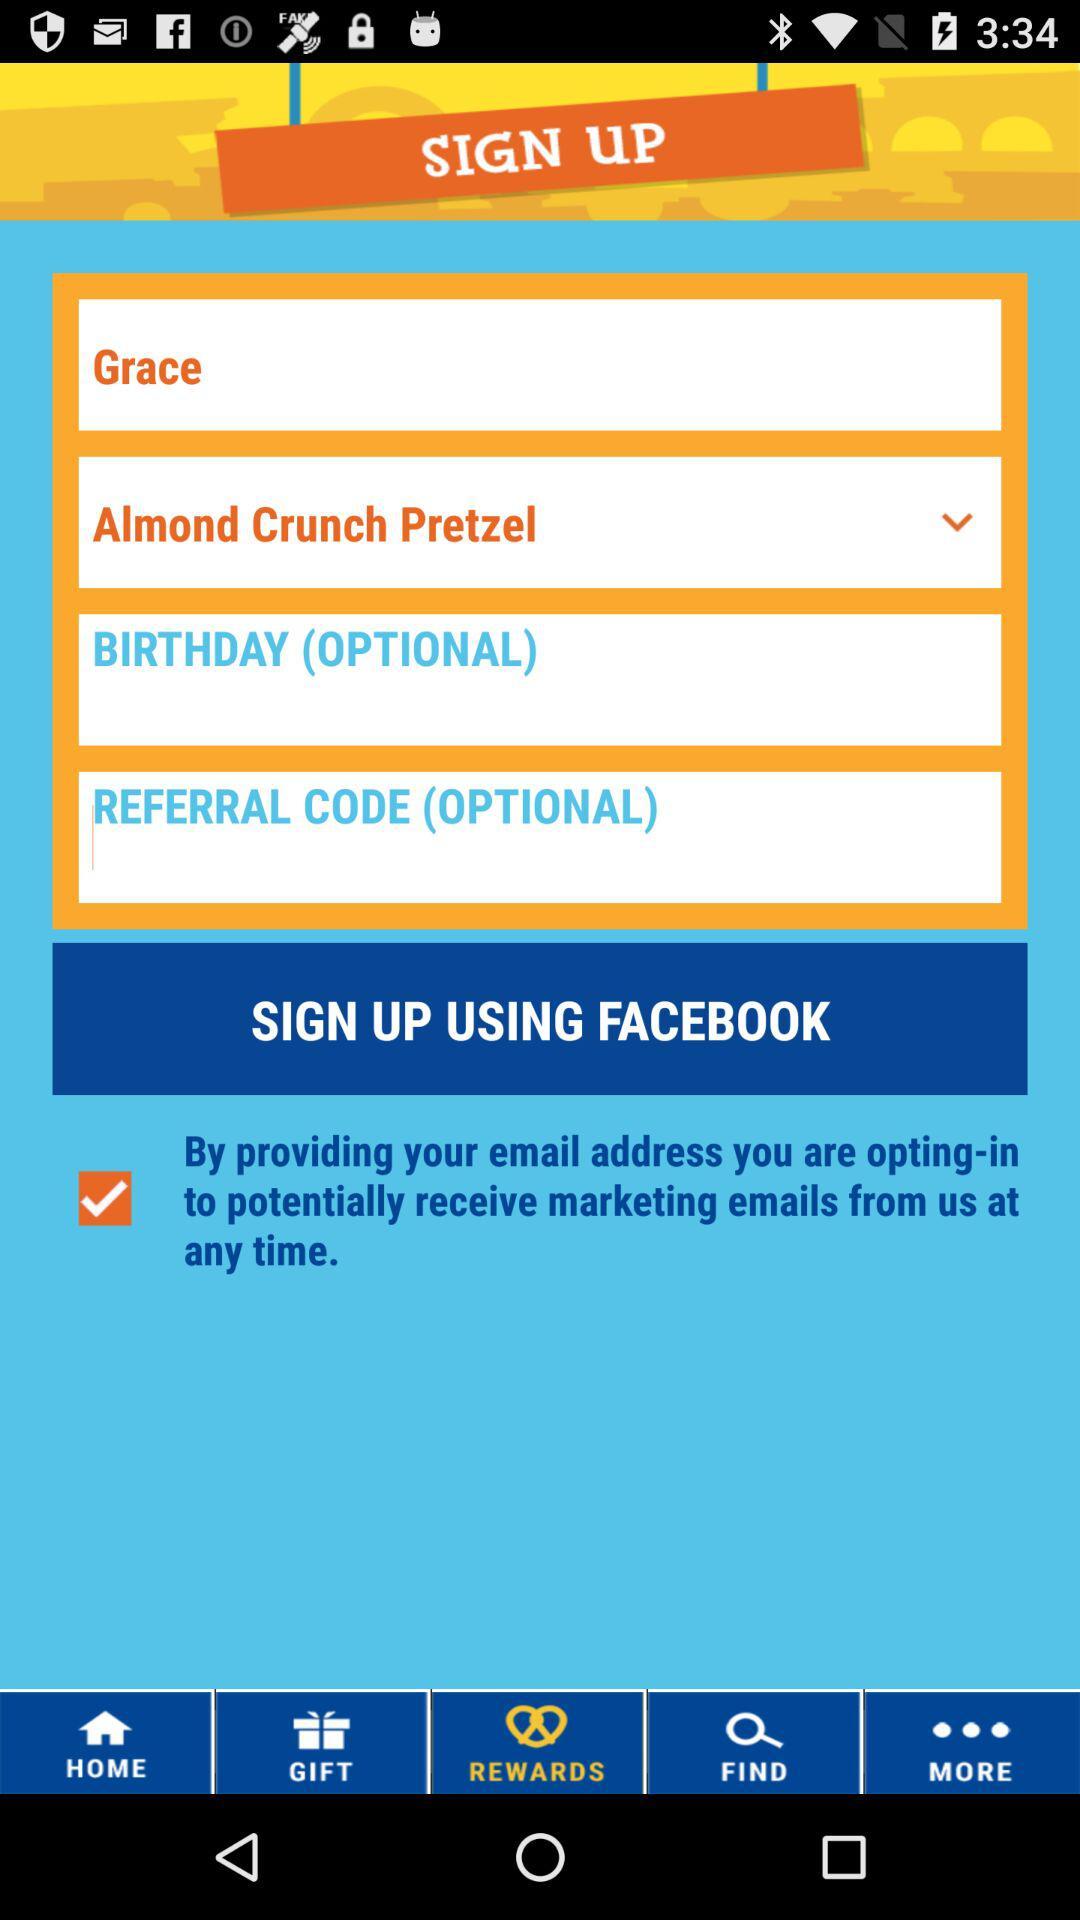 The height and width of the screenshot is (1920, 1080). What do you see at coordinates (956, 522) in the screenshot?
I see `see more options` at bounding box center [956, 522].